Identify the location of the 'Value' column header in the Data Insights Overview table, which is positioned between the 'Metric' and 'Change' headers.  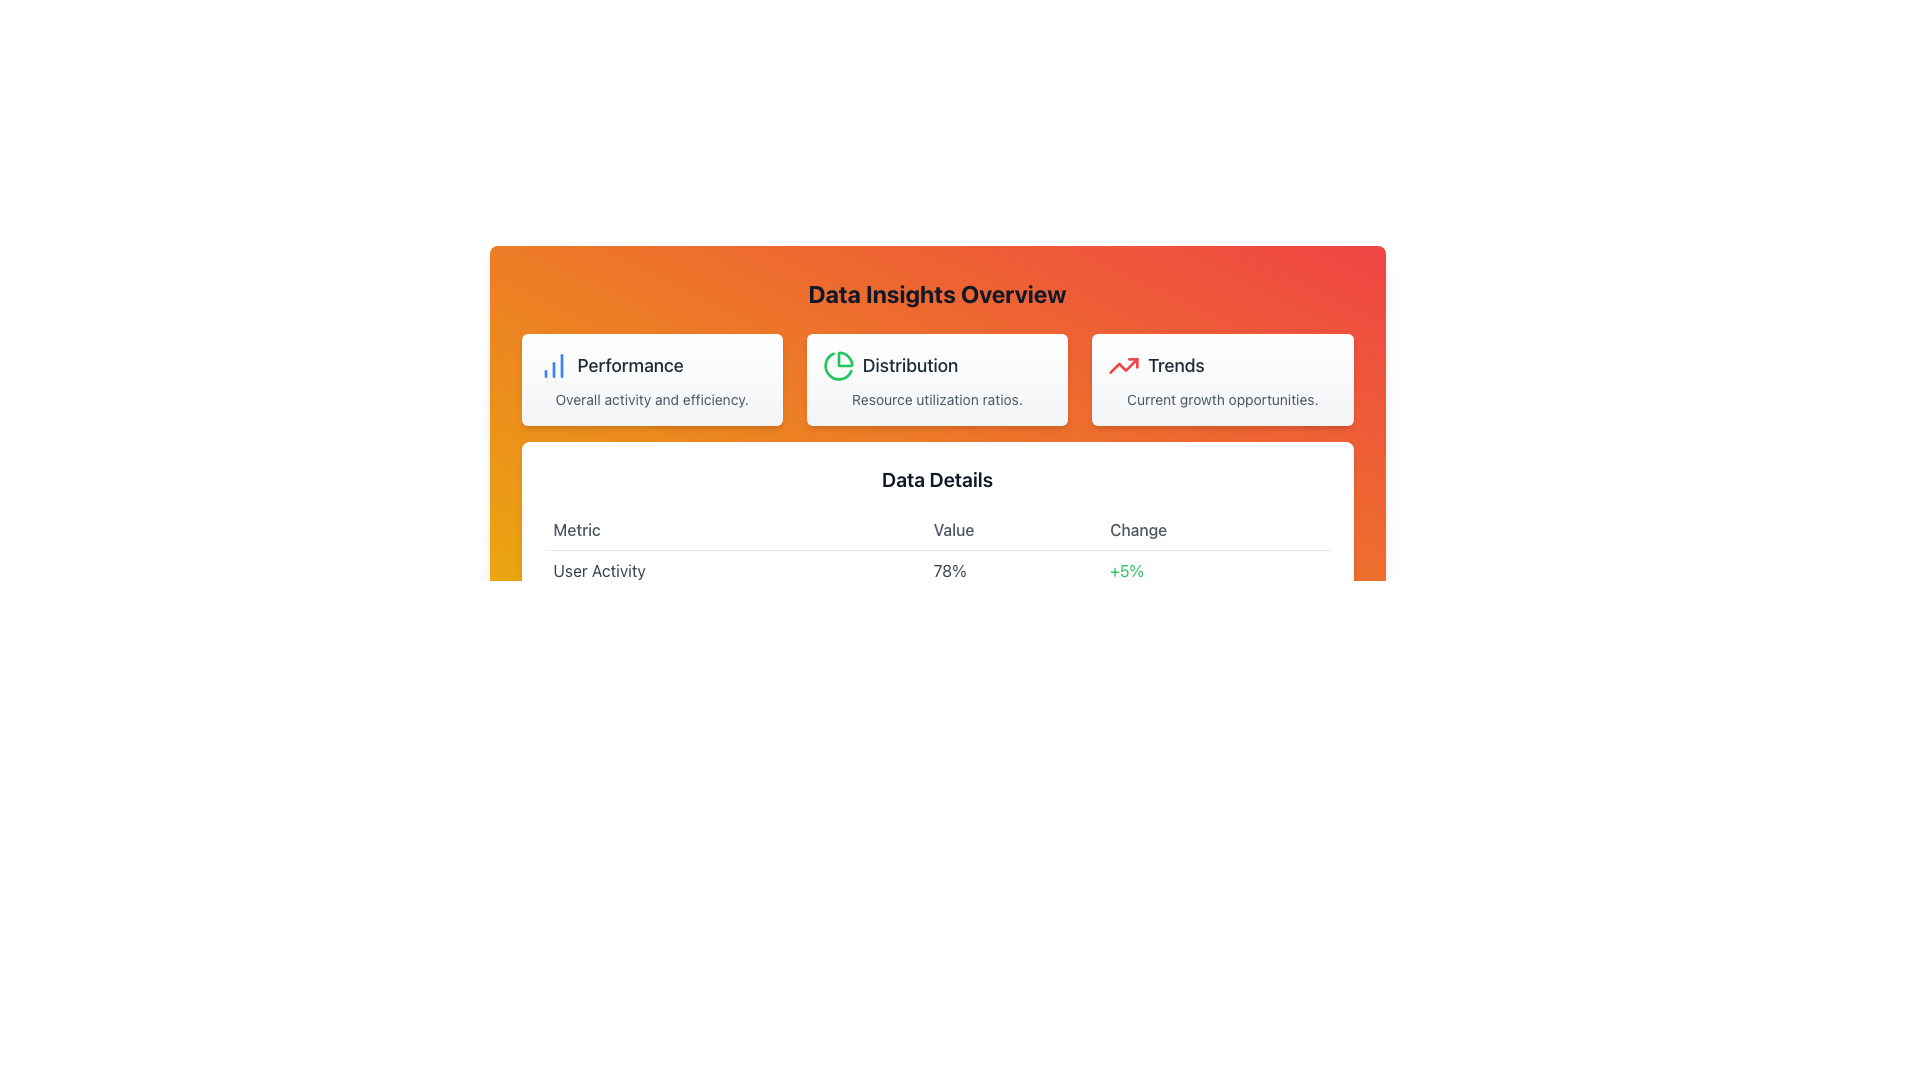
(936, 529).